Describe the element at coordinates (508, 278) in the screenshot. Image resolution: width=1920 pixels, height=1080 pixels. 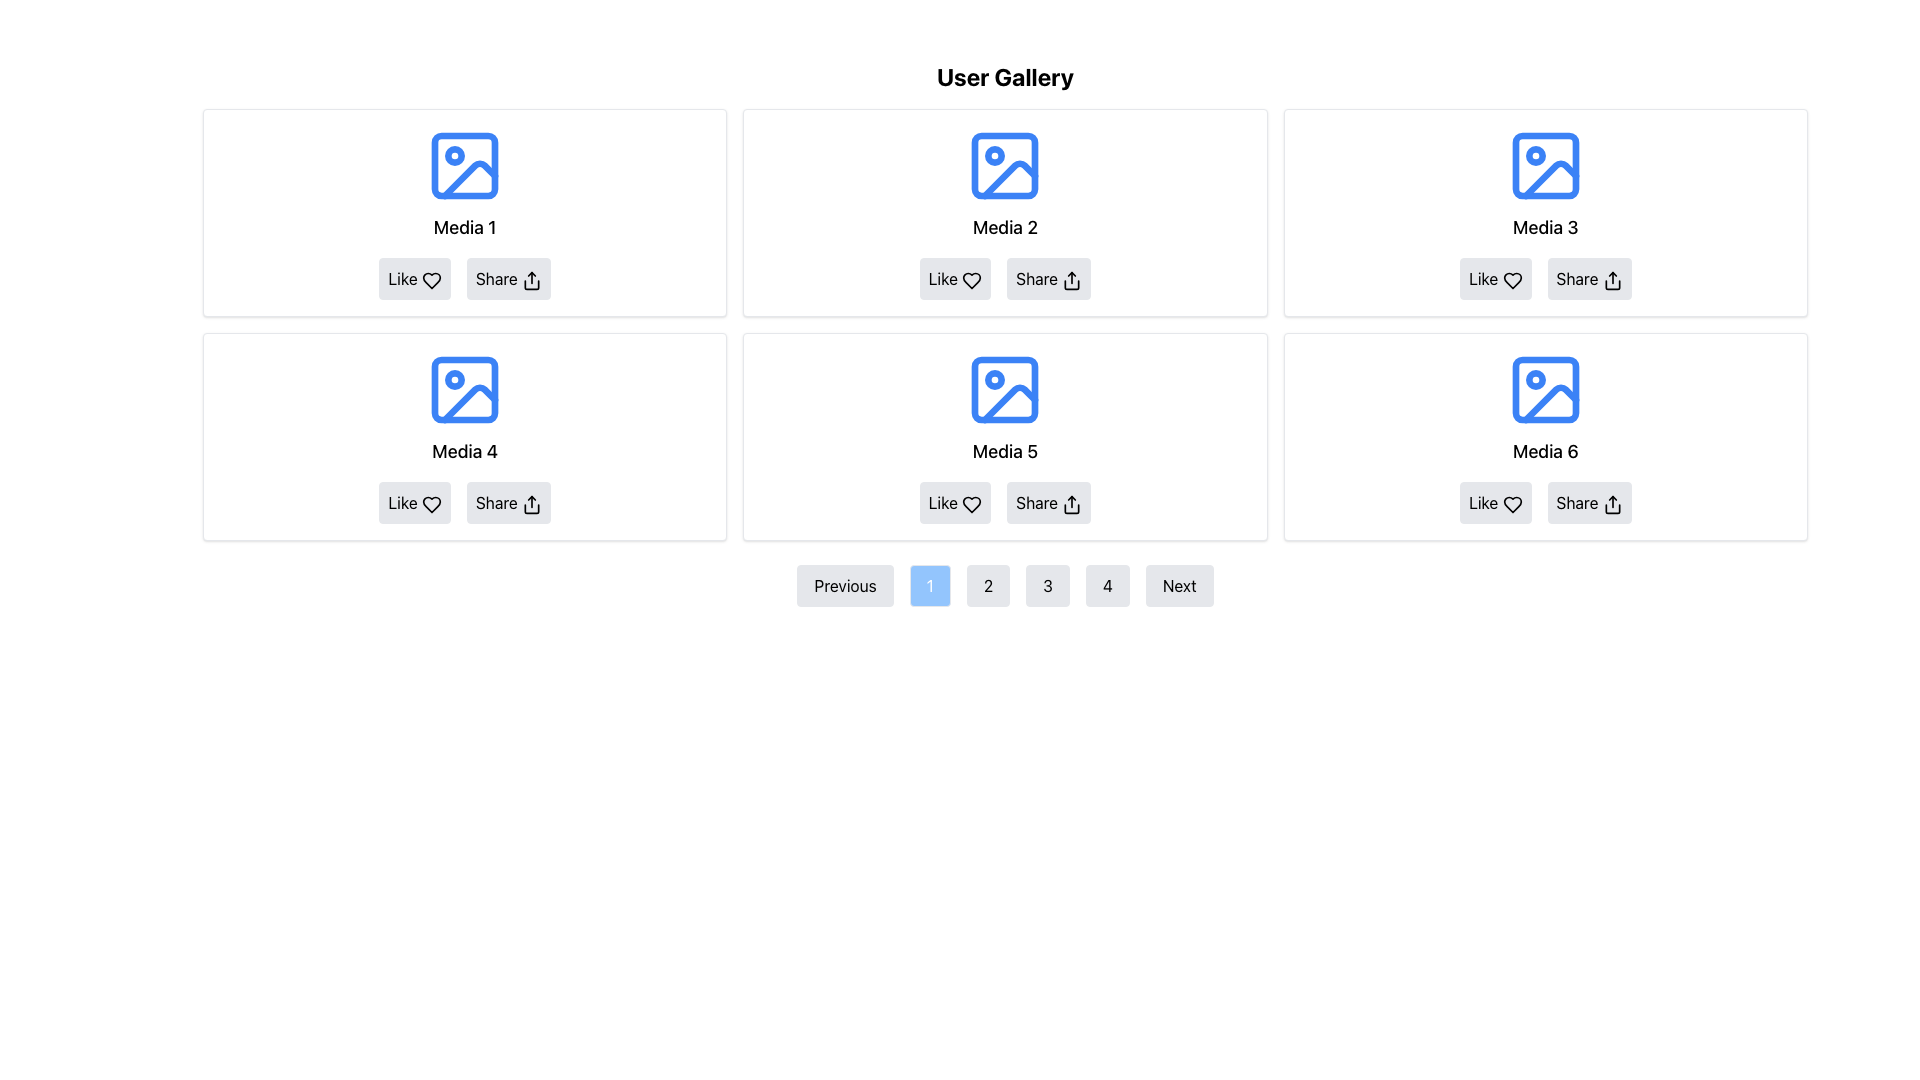
I see `the sharing button located to the right of the 'Like' and 'Share' buttons below 'Media 1' in the User Gallery to observe the hover effect` at that location.